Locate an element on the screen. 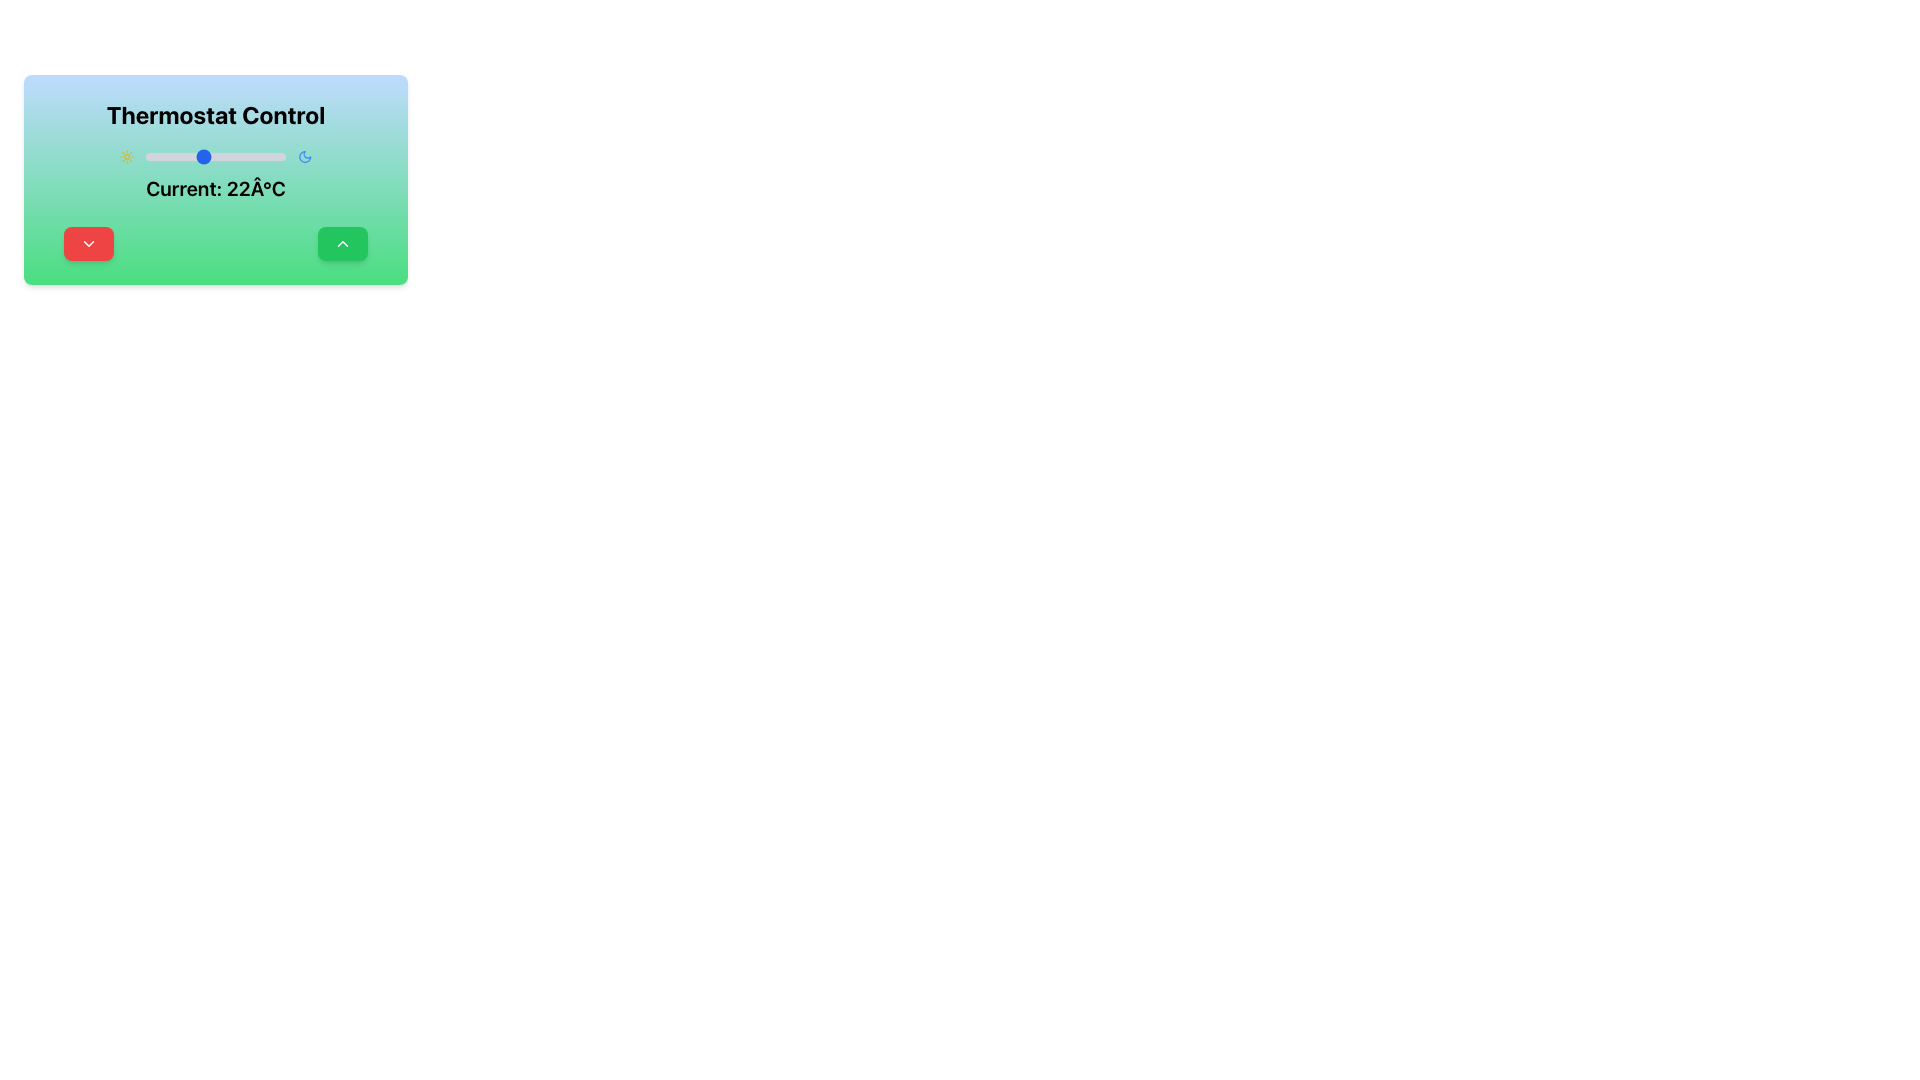  the red button containing the chevron-down SVG icon located in the lower-left corner of the thermostat control card is located at coordinates (88, 242).